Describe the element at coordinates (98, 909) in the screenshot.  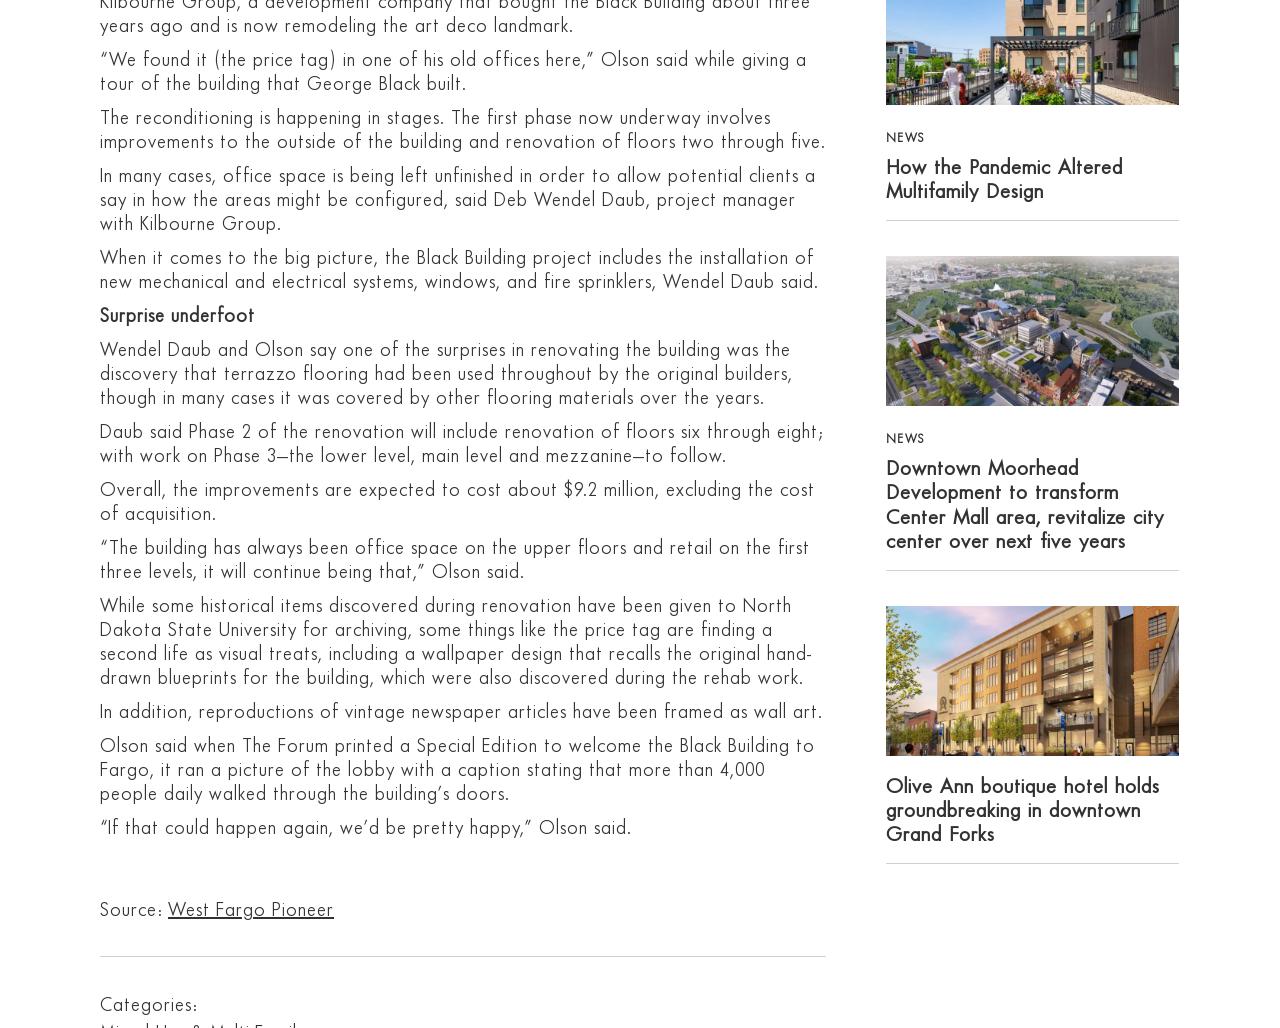
I see `'Source:'` at that location.